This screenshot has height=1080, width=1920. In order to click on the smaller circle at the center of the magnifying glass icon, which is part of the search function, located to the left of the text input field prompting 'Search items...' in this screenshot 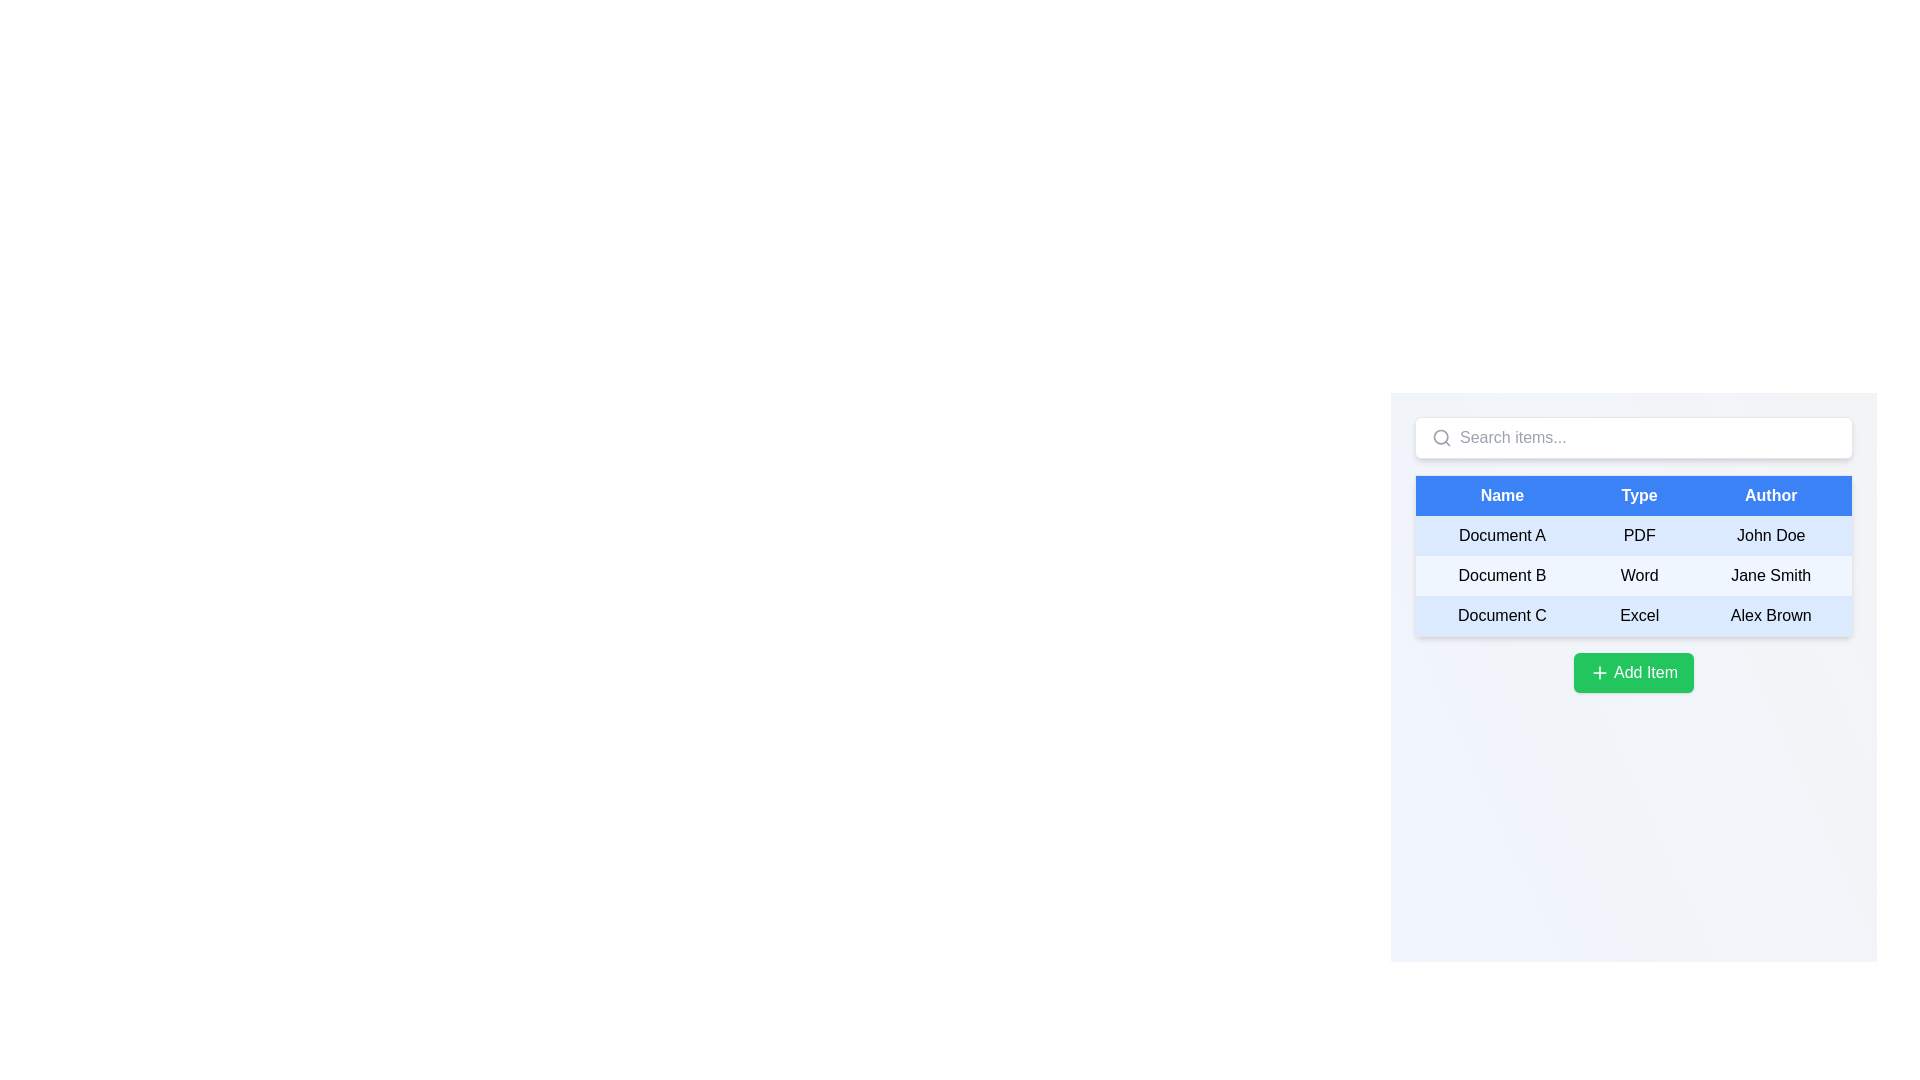, I will do `click(1441, 436)`.